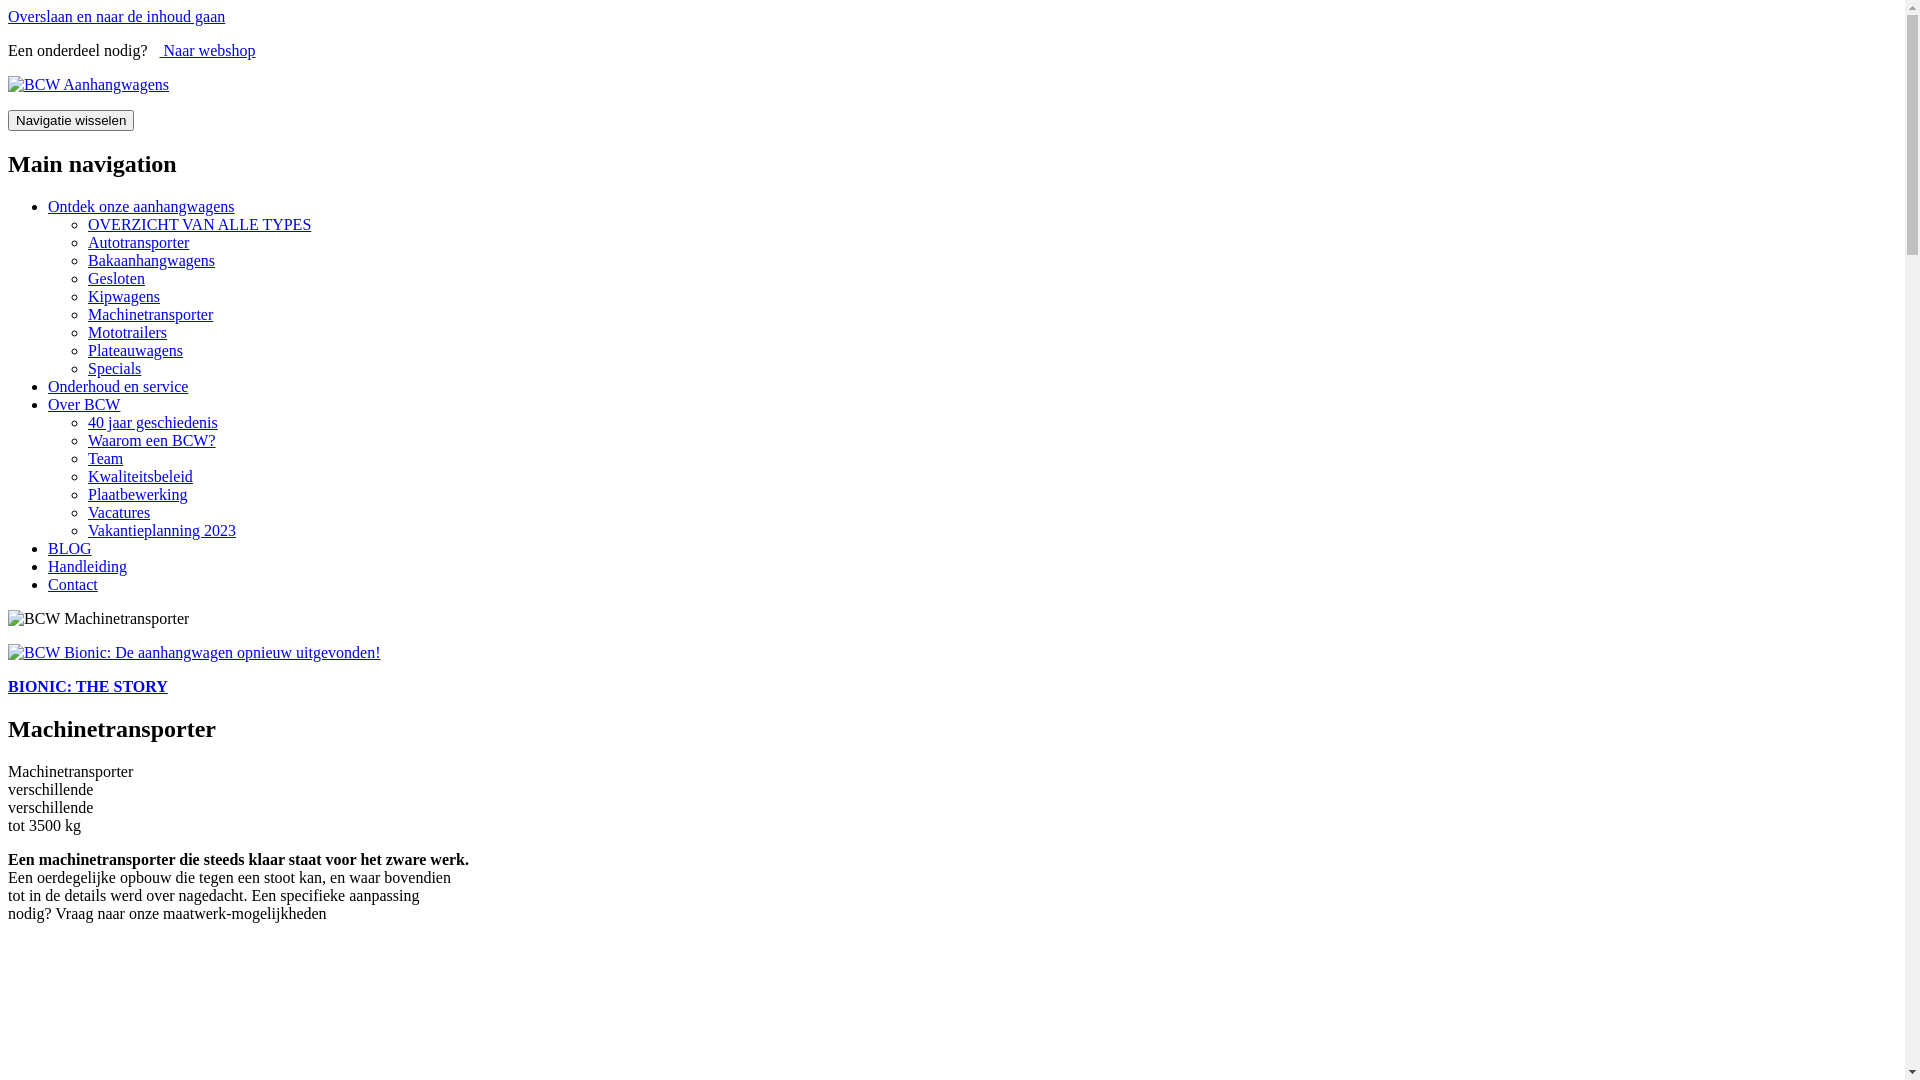  What do you see at coordinates (8, 670) in the screenshot?
I see `'BIONIC: THE STORY'` at bounding box center [8, 670].